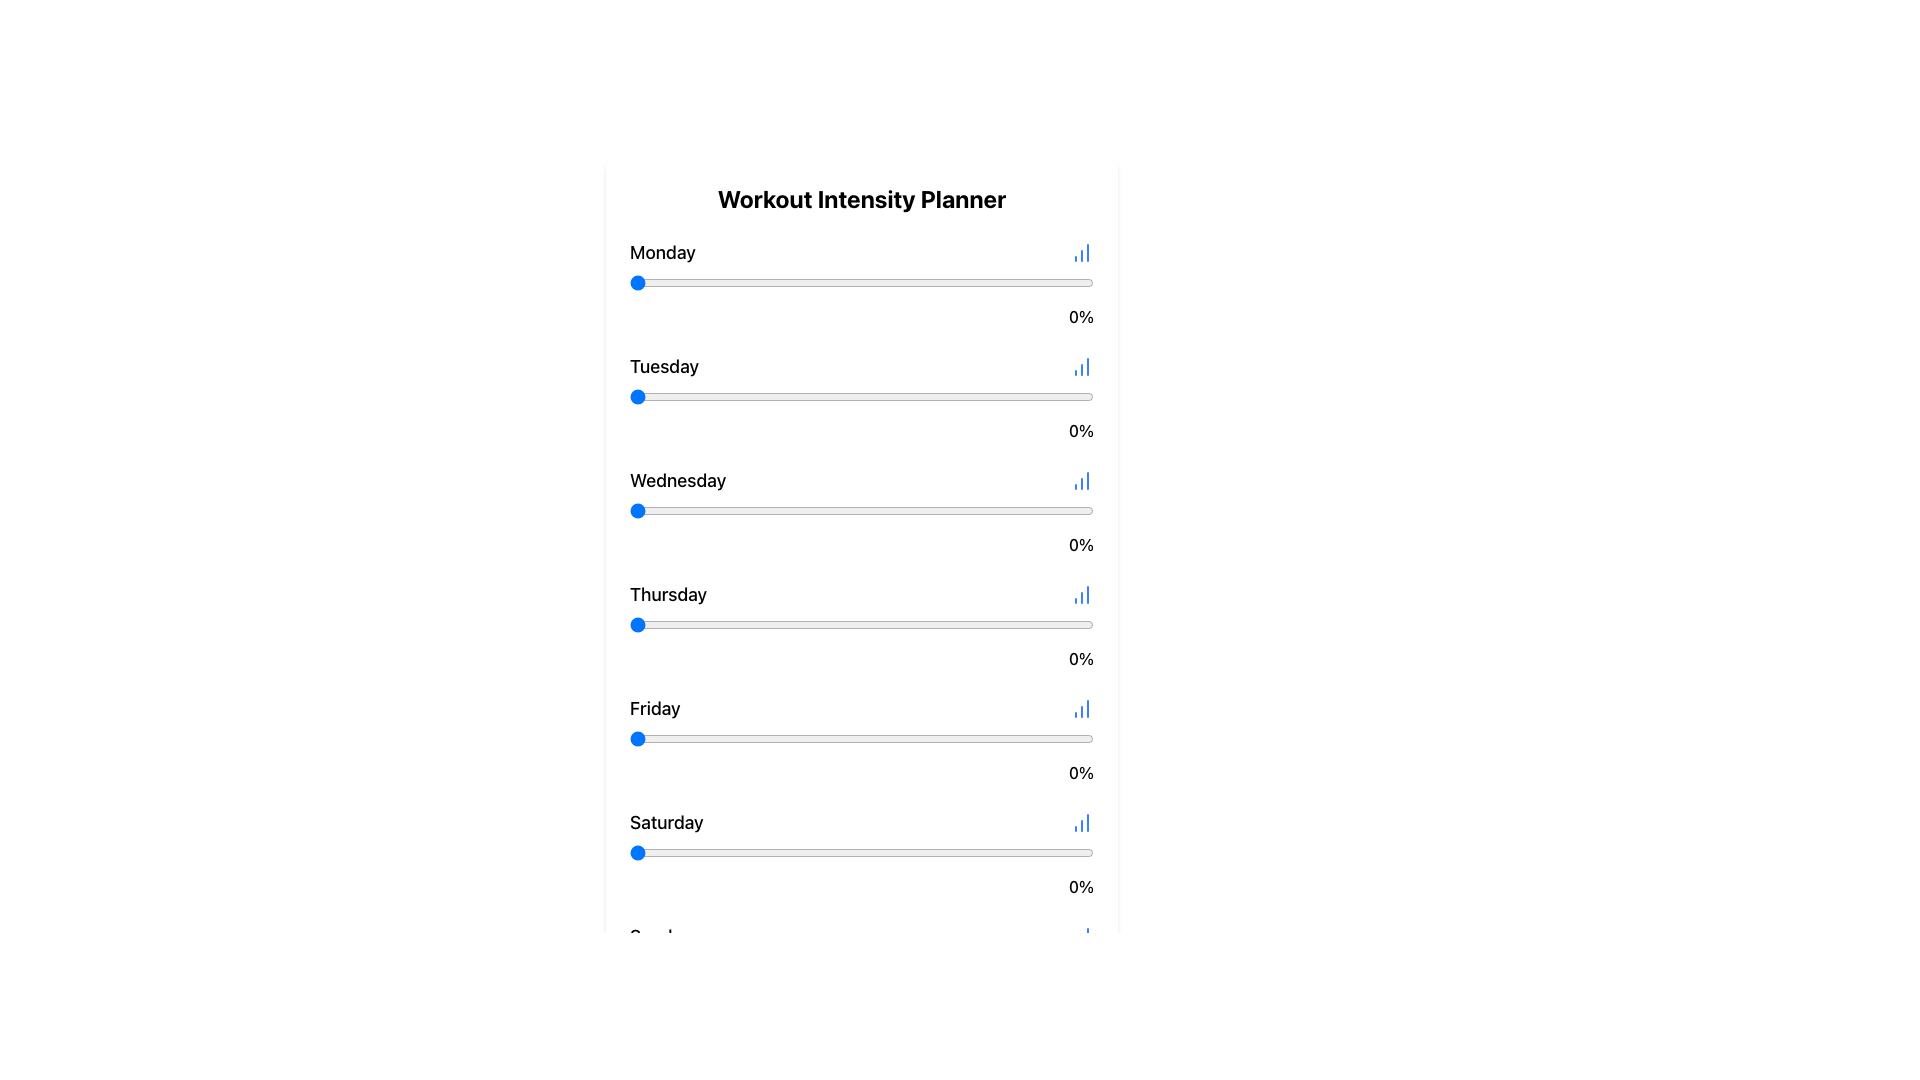 The height and width of the screenshot is (1080, 1920). I want to click on the Friday intensity, so click(1051, 739).